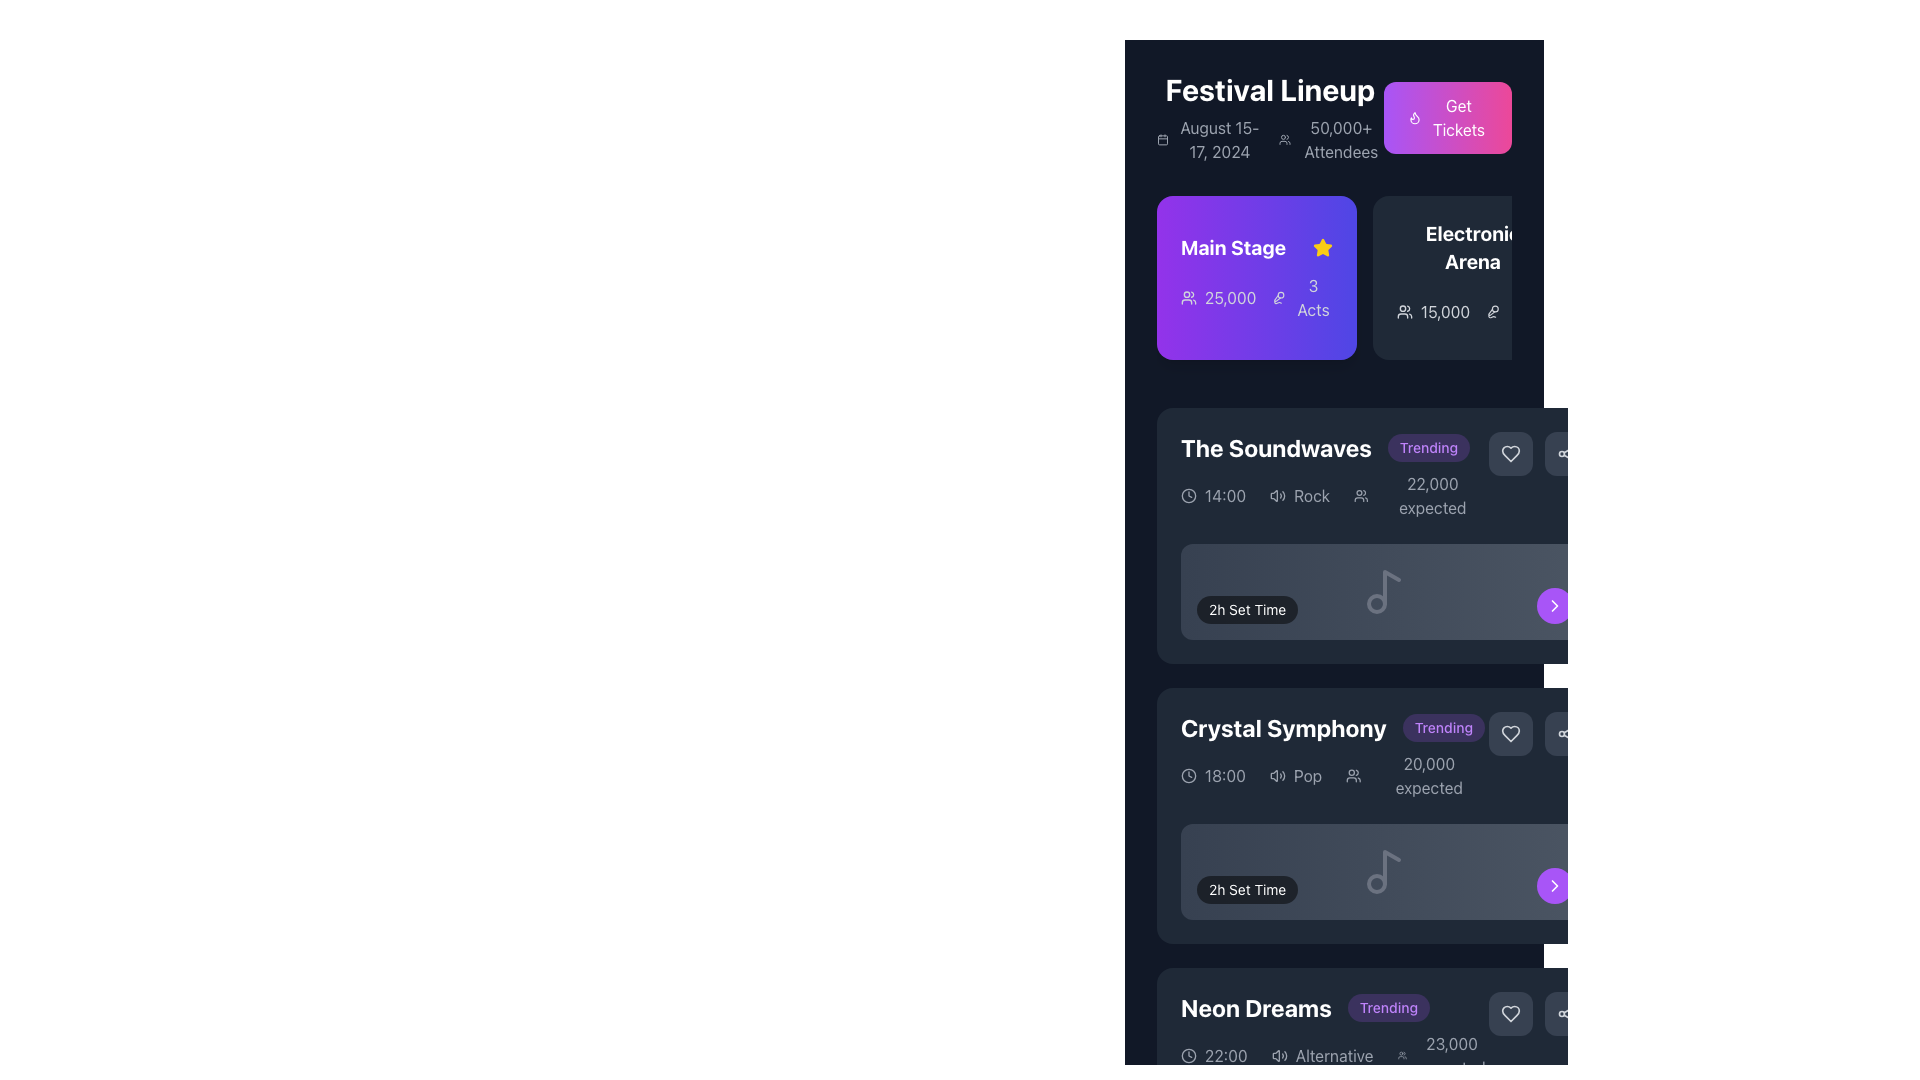 This screenshot has height=1080, width=1920. What do you see at coordinates (1554, 604) in the screenshot?
I see `the right-pointing chevron icon with a purple circular background located at the bottom-right corner of the 'Crystal Symphony' list item` at bounding box center [1554, 604].